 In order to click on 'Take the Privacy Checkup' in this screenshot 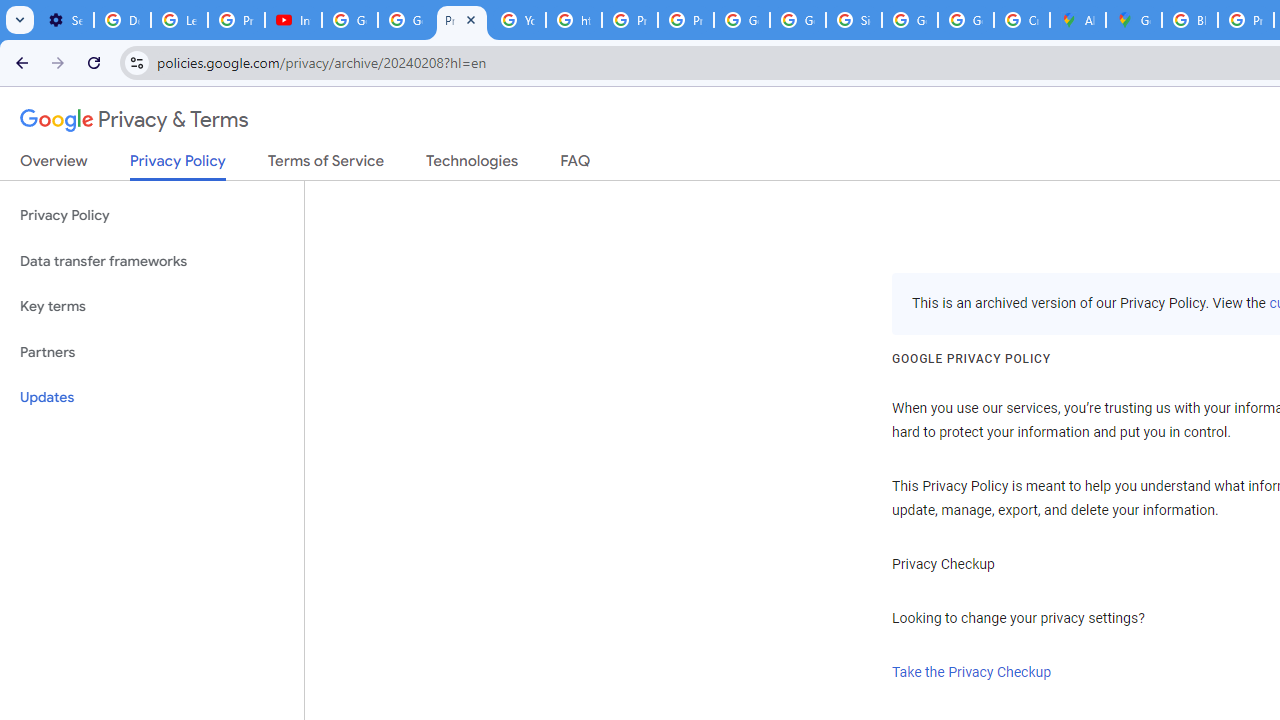, I will do `click(972, 672)`.